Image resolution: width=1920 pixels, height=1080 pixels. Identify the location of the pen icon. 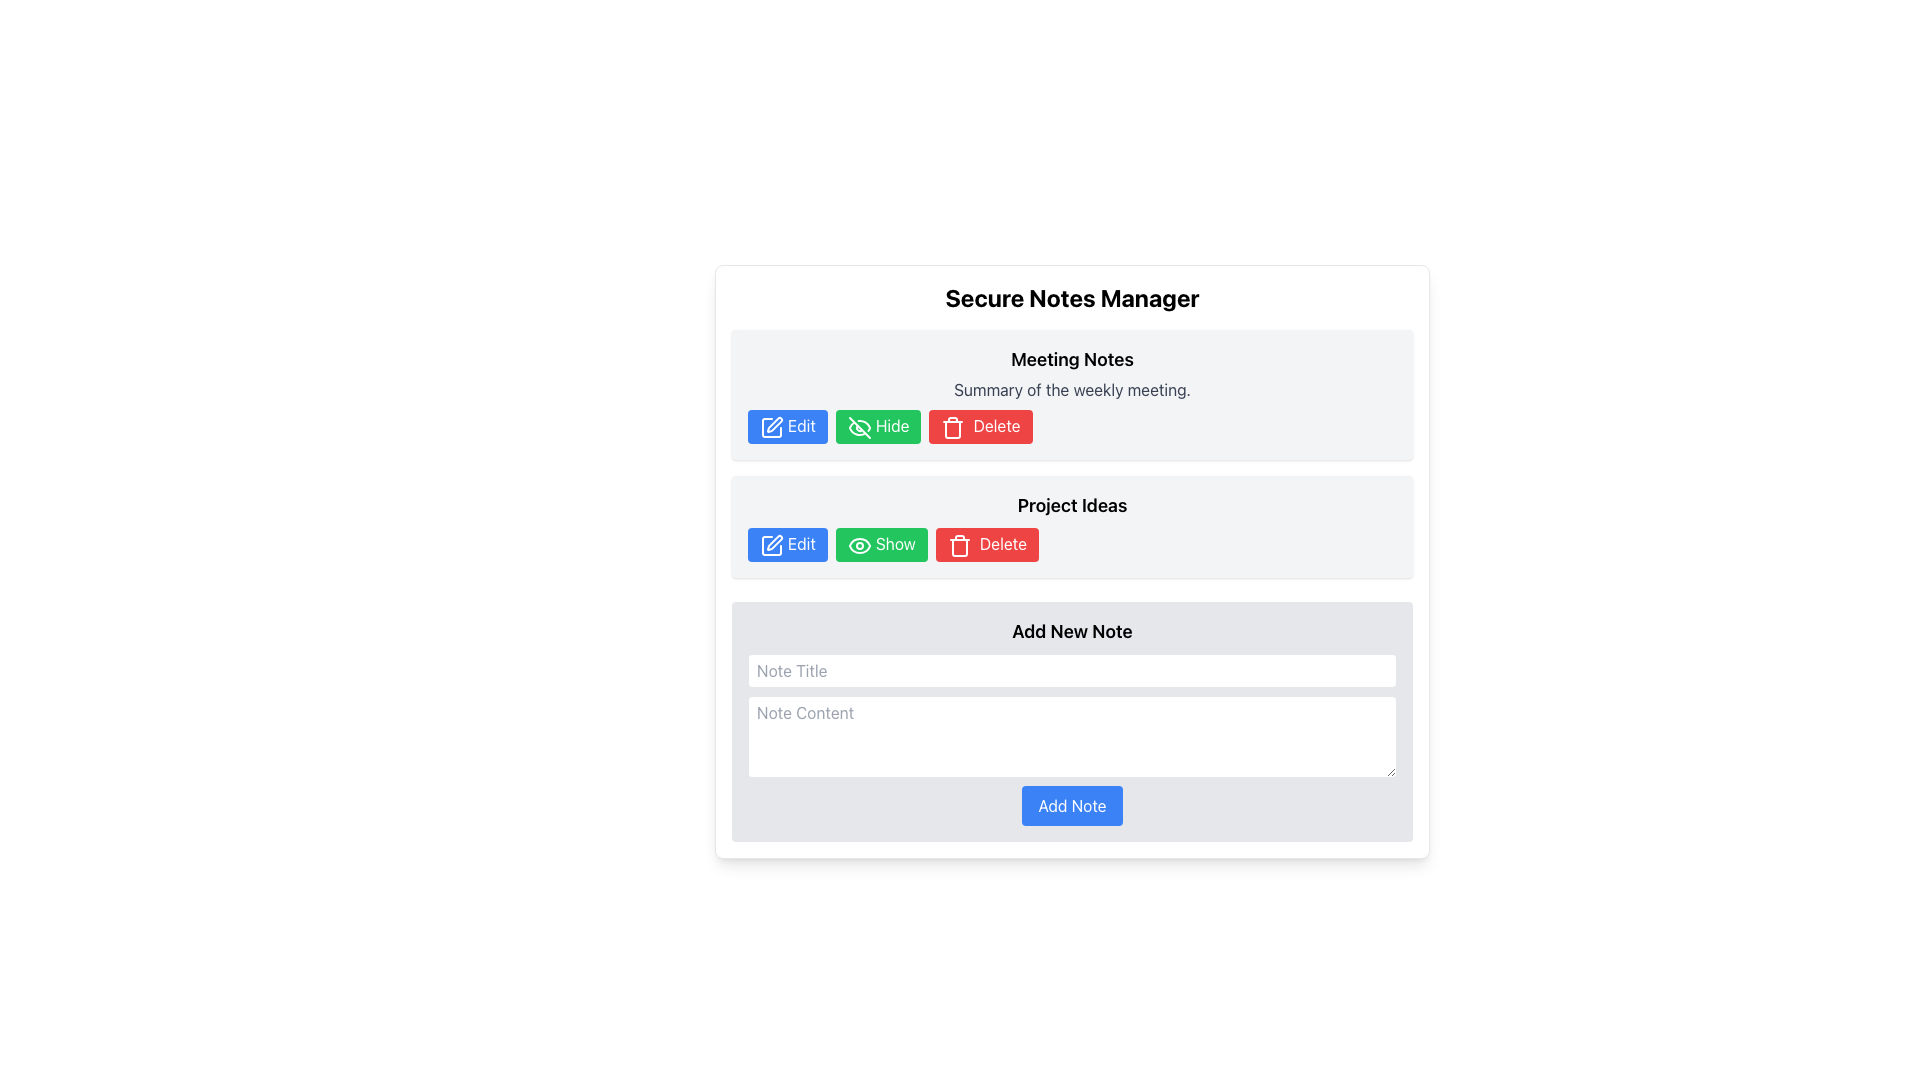
(773, 423).